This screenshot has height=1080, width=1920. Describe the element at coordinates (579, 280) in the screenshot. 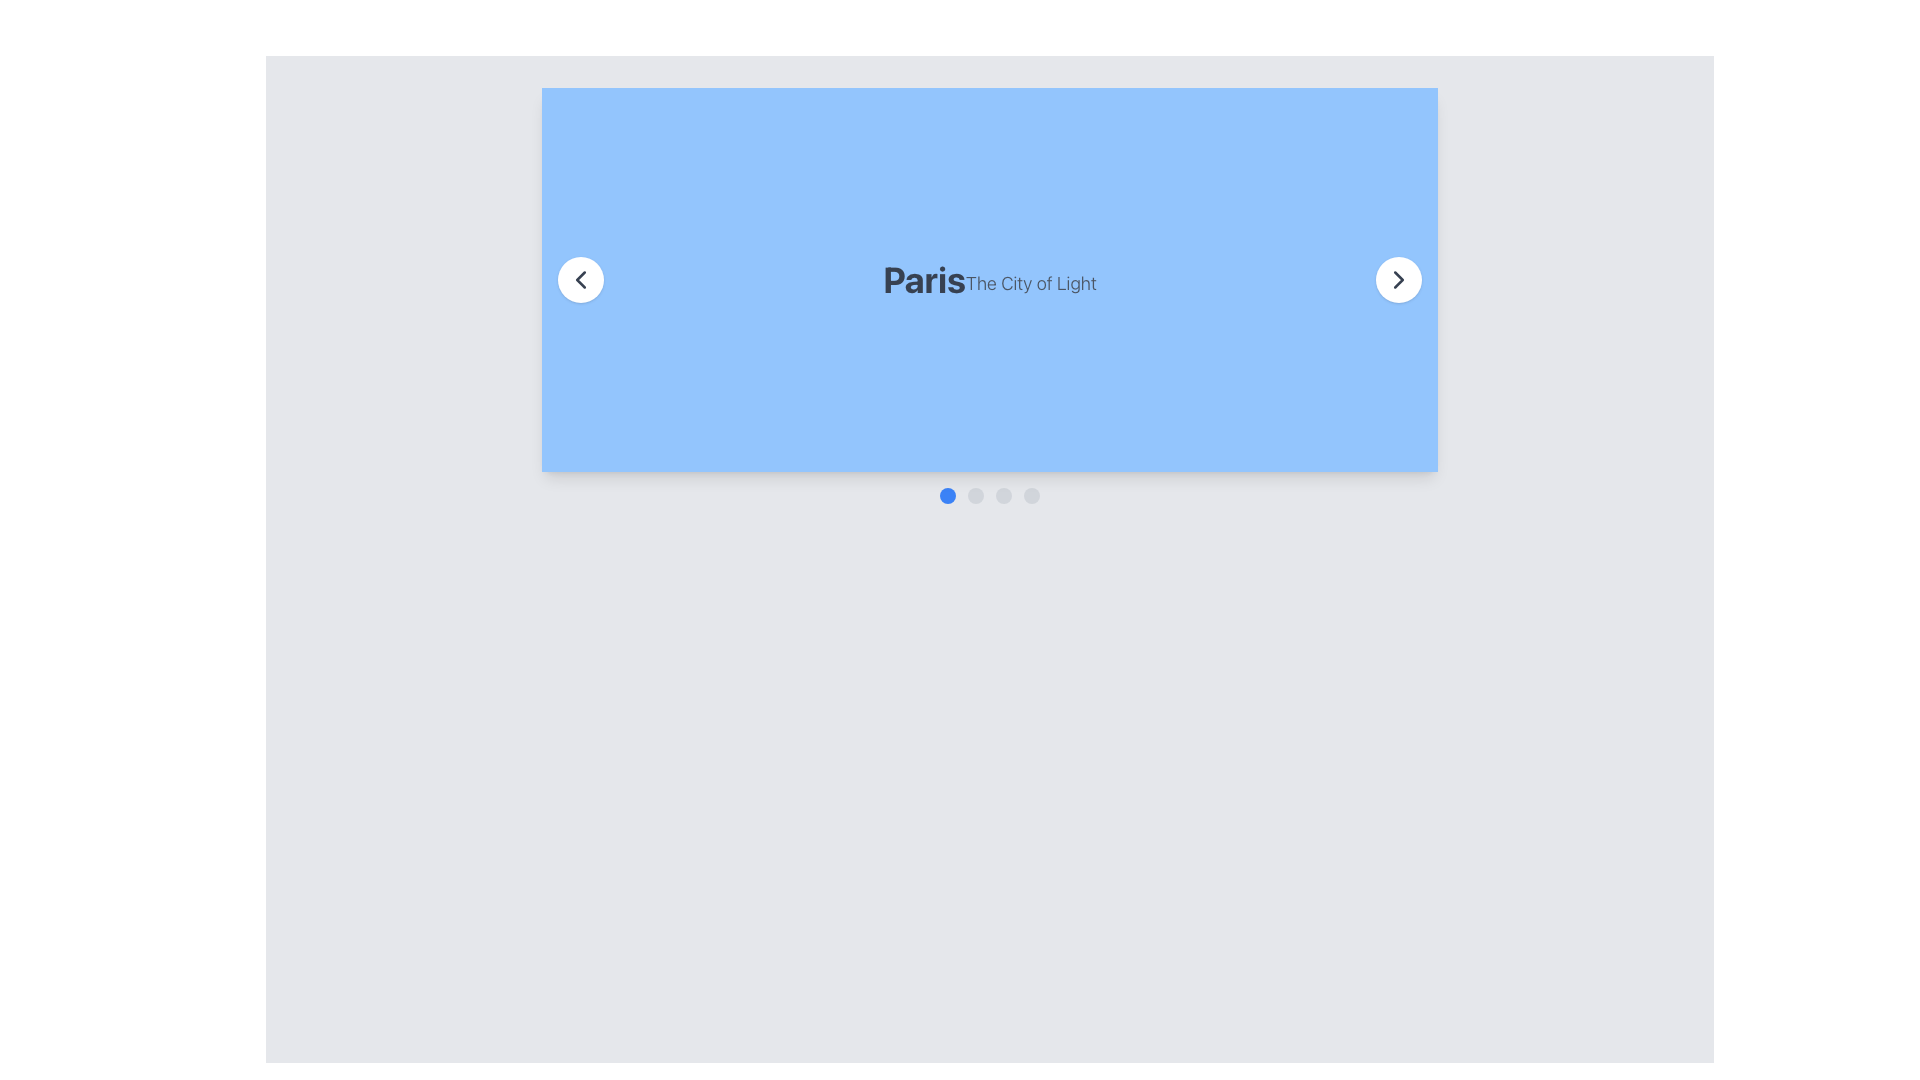

I see `the circular button icon on the left side of the blue content area labeled 'Paris'` at that location.